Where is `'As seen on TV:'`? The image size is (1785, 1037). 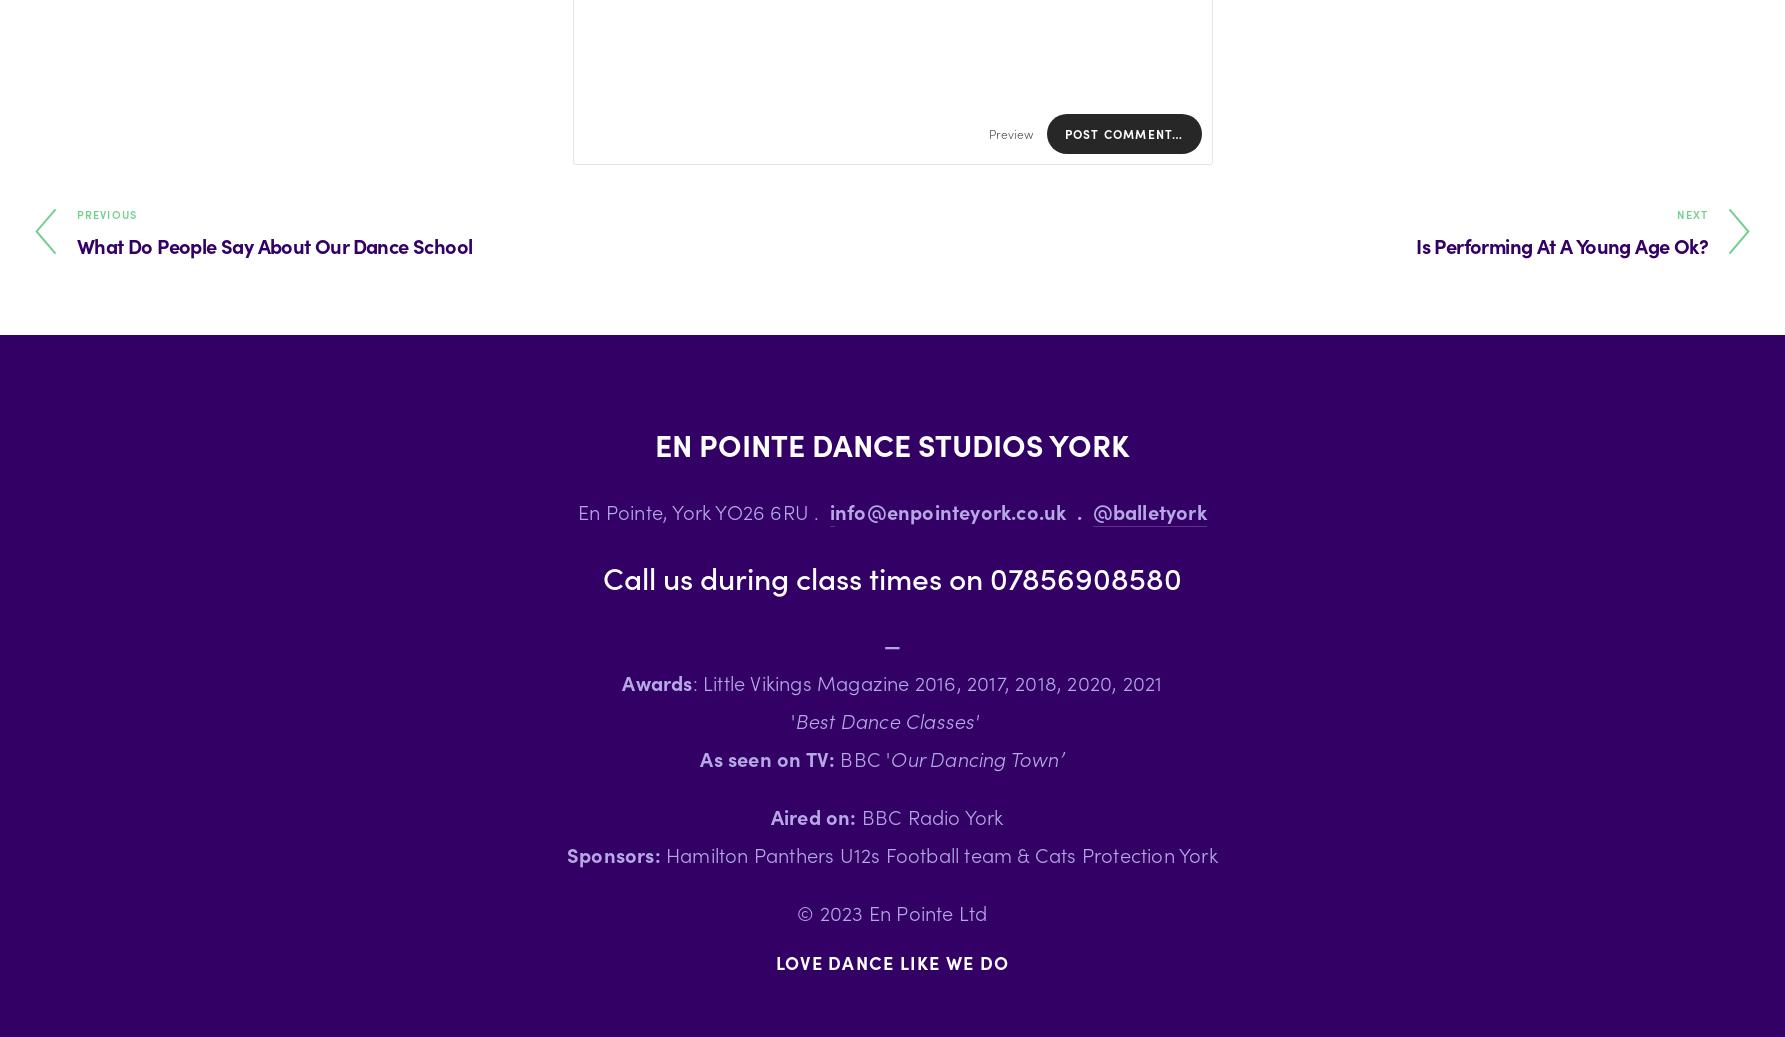
'As seen on TV:' is located at coordinates (767, 757).